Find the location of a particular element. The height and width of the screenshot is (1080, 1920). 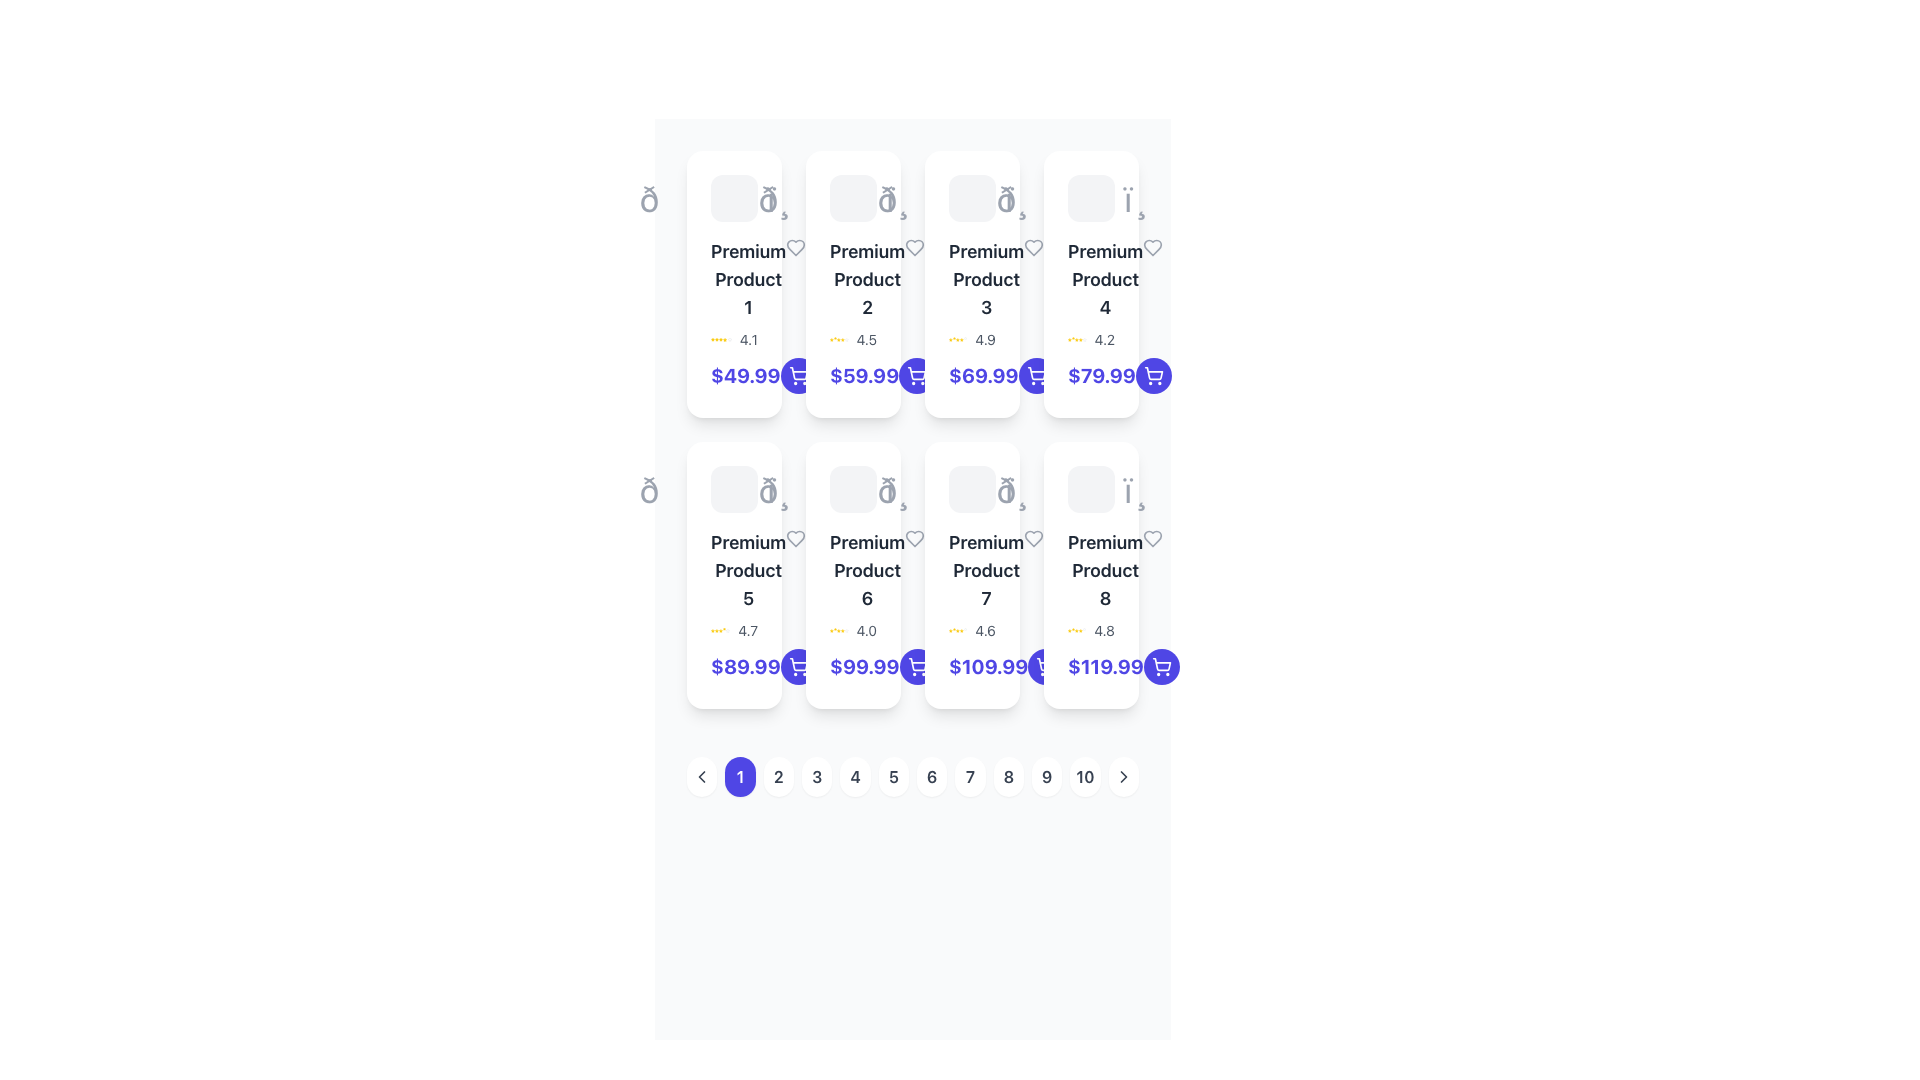

the fifth star icon in the 5-star rating system for the 'Premium Product 6', which is currently in an inactive (gray) state is located at coordinates (846, 631).